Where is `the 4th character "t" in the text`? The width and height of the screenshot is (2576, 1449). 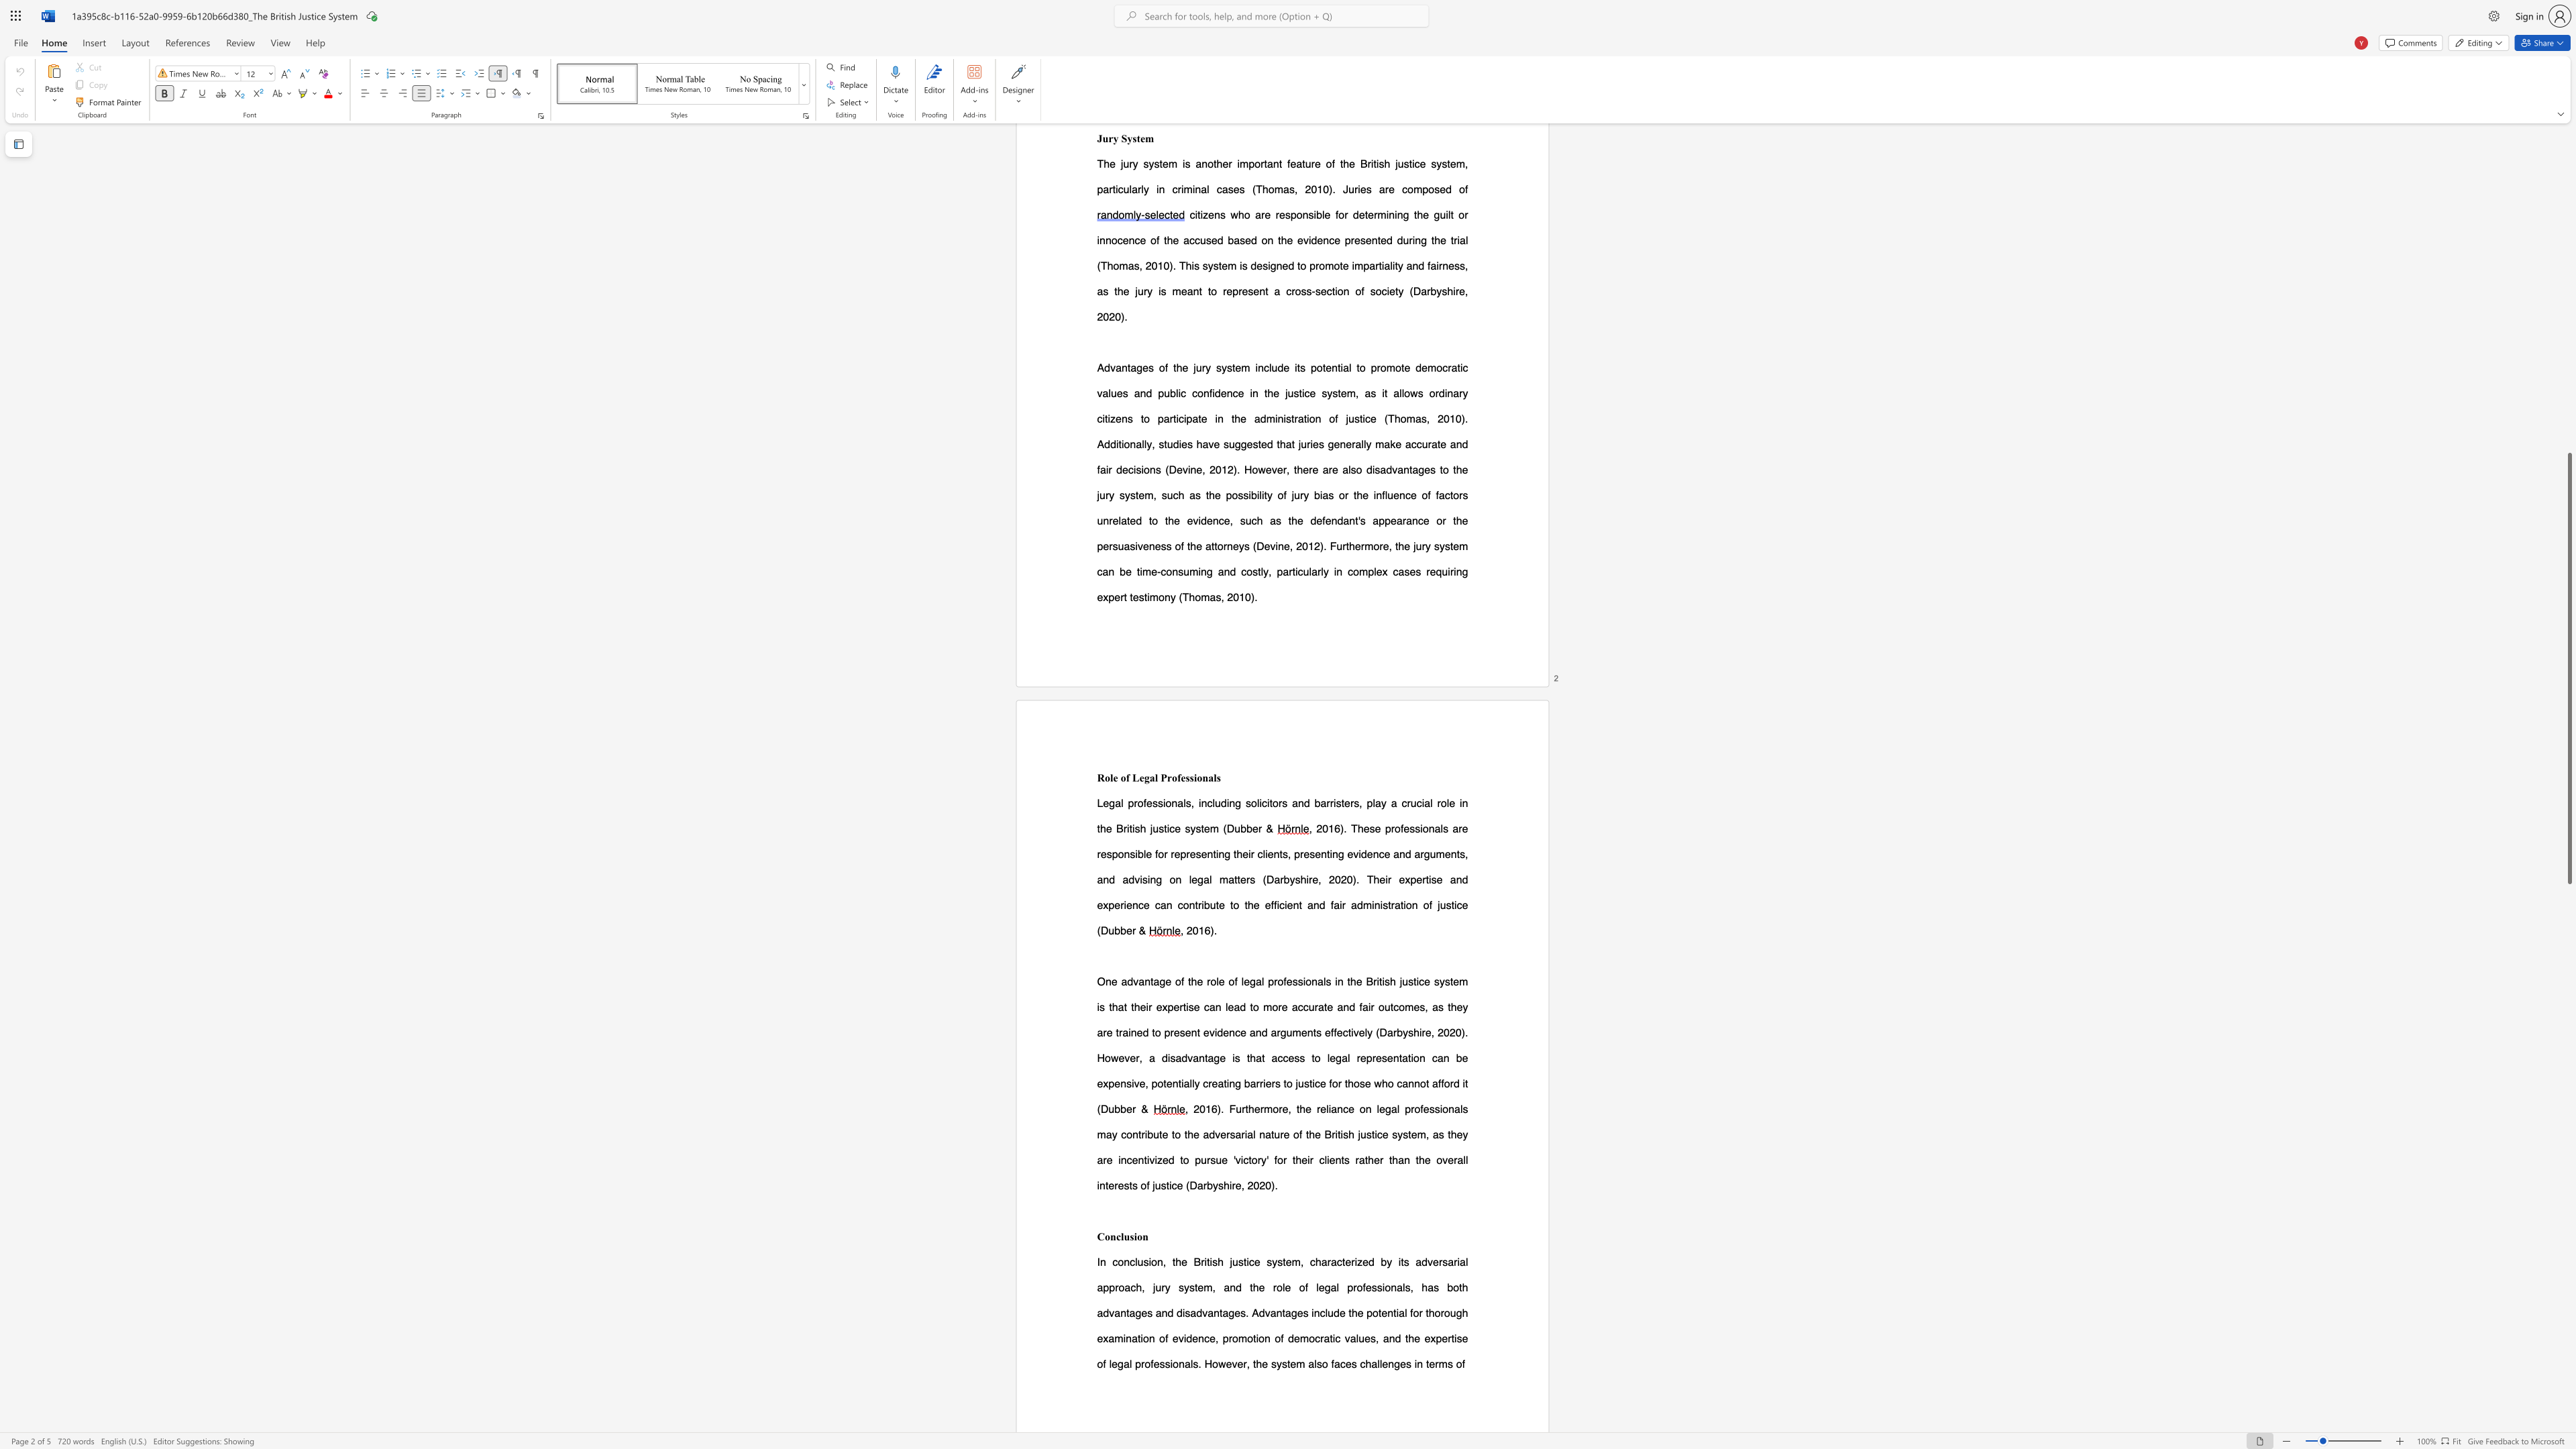
the 4th character "t" in the text is located at coordinates (1152, 1032).